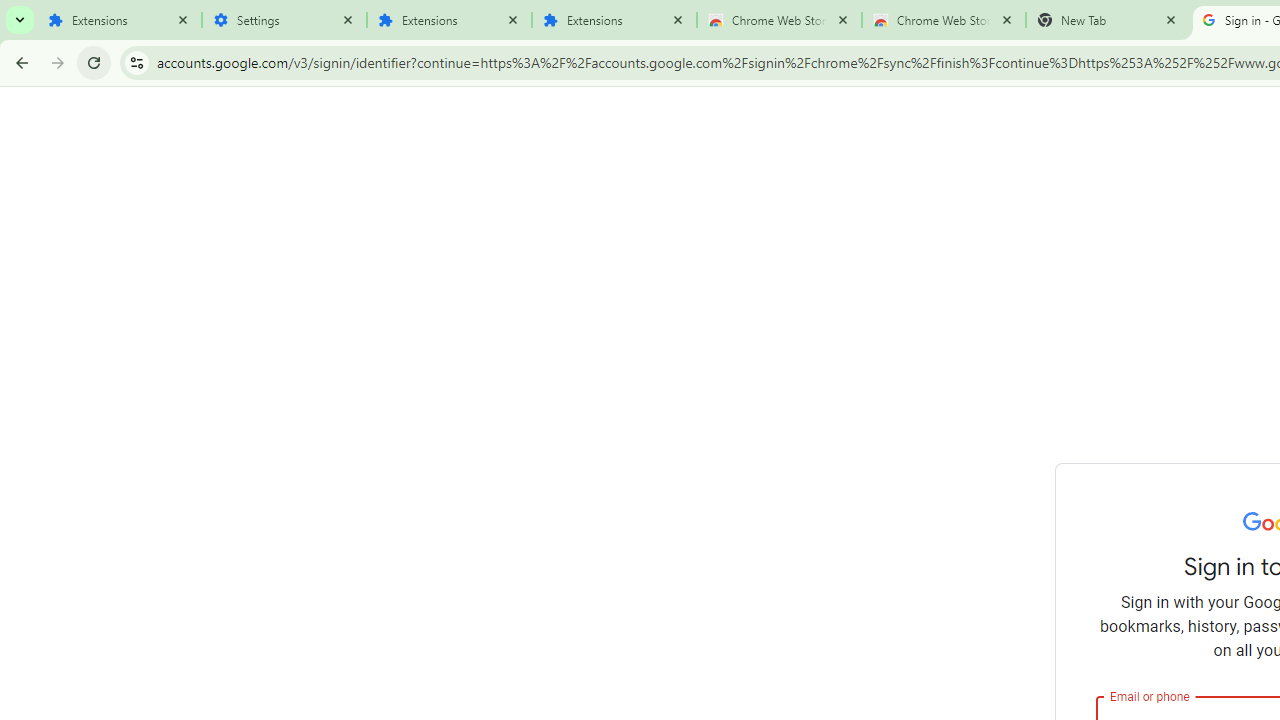 This screenshot has width=1280, height=720. I want to click on 'Reload', so click(93, 61).